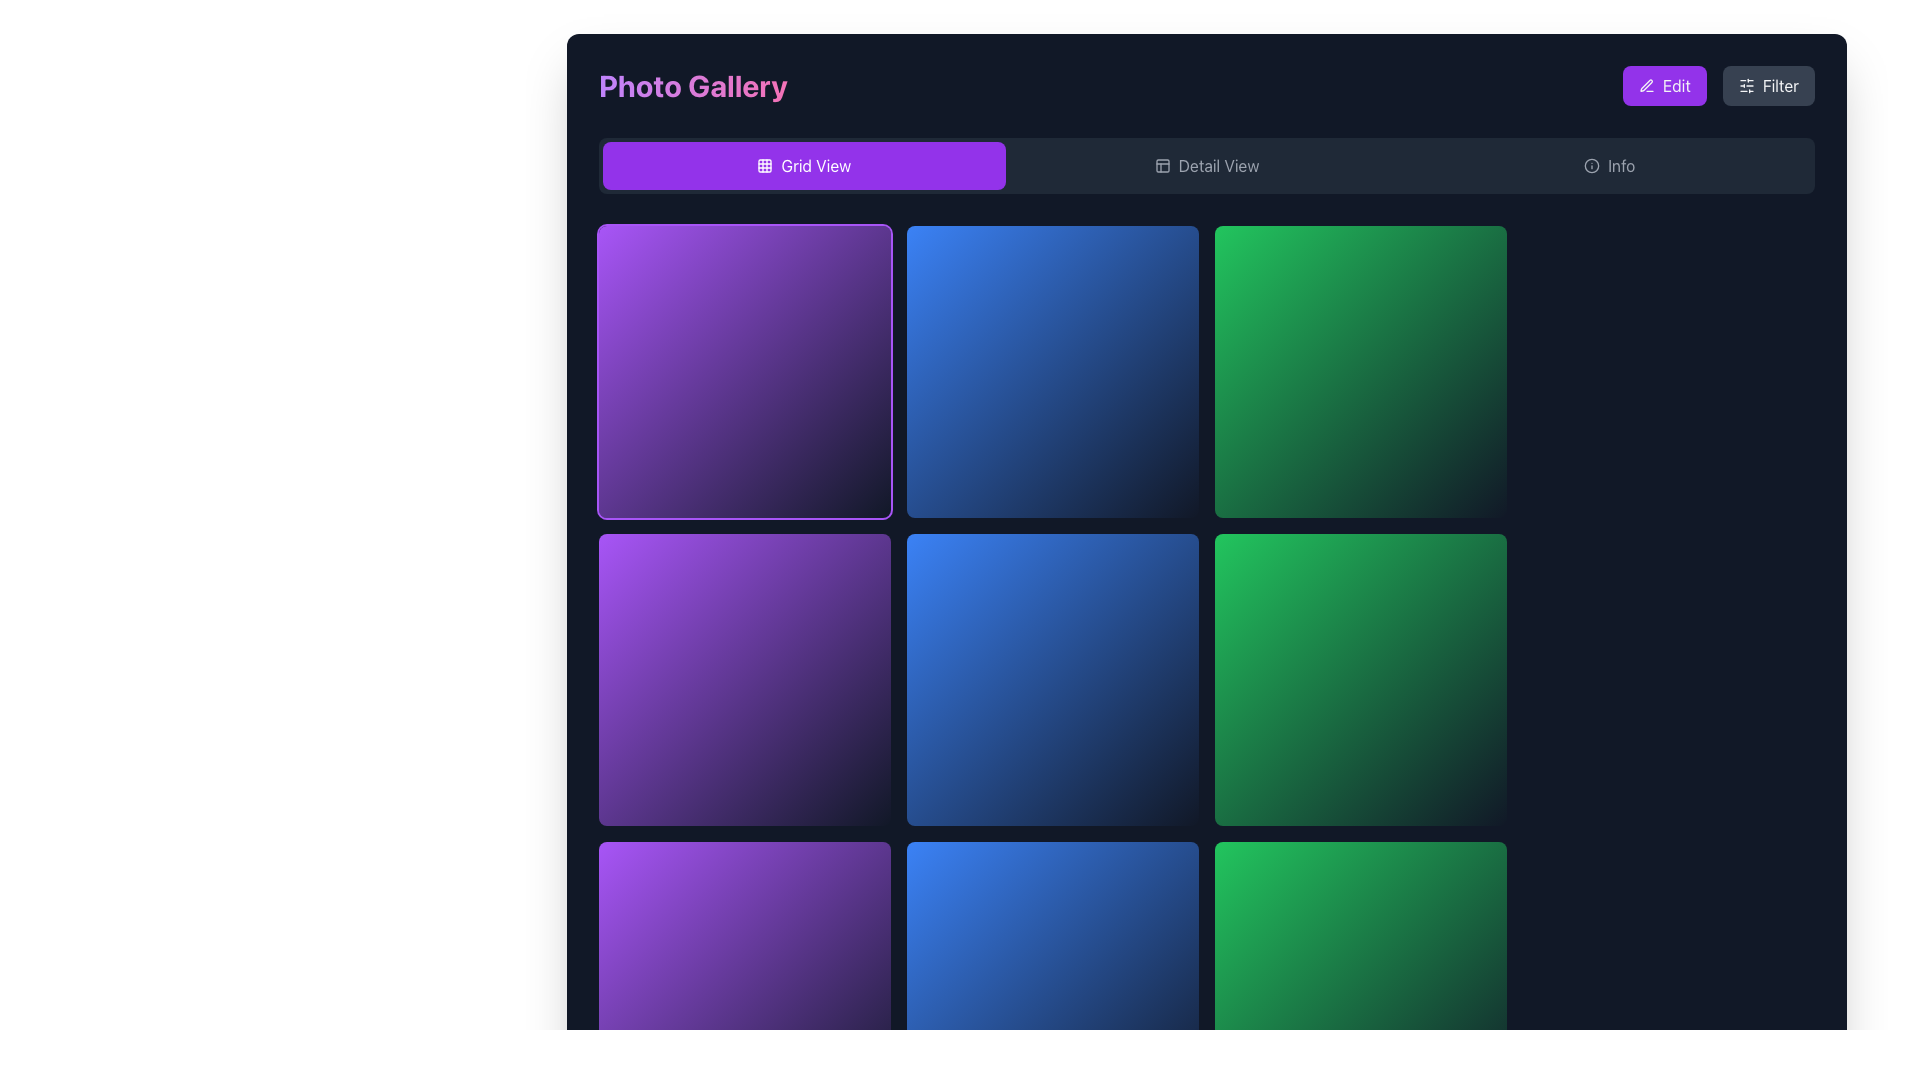 The image size is (1920, 1080). I want to click on the 'Info' button, which is styled as a rounded rectangle with a dark background and features an icon on the left side of the text, so click(1609, 164).